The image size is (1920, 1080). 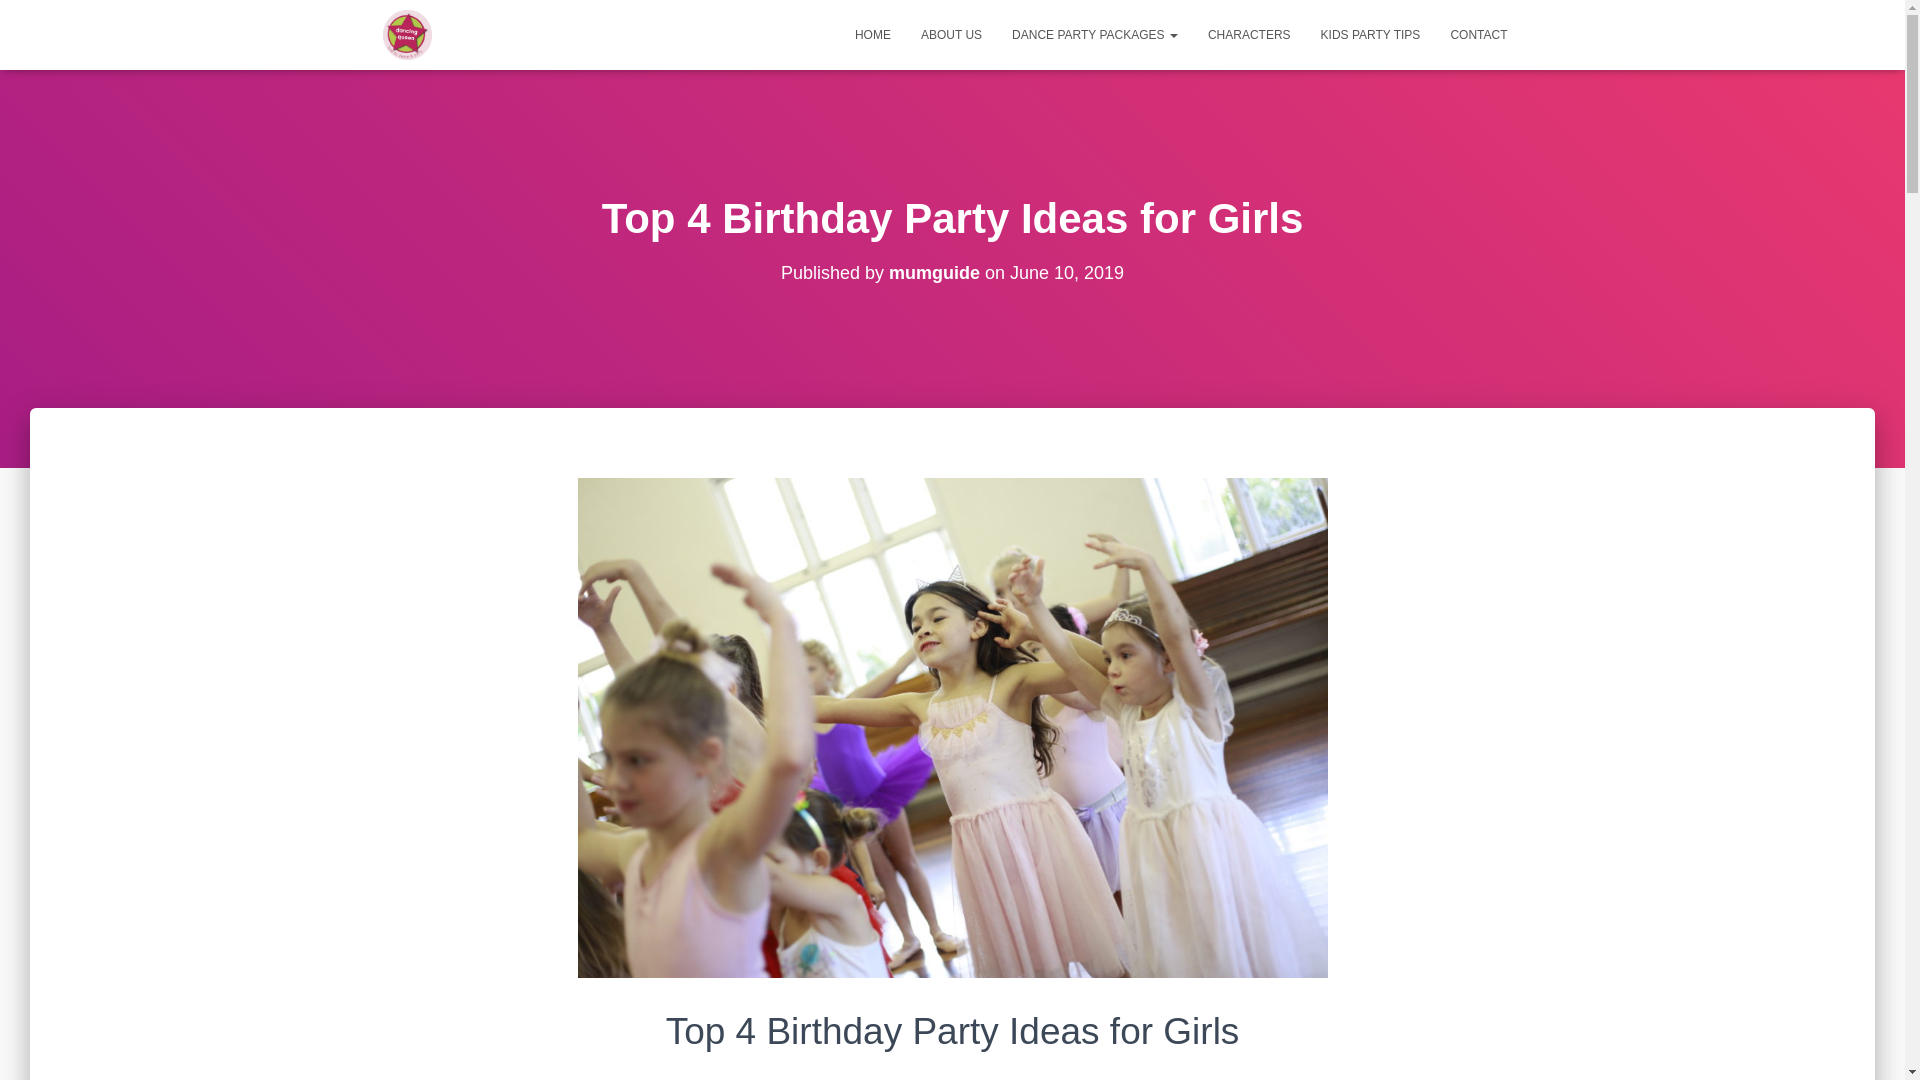 I want to click on 'ABOUT US', so click(x=950, y=34).